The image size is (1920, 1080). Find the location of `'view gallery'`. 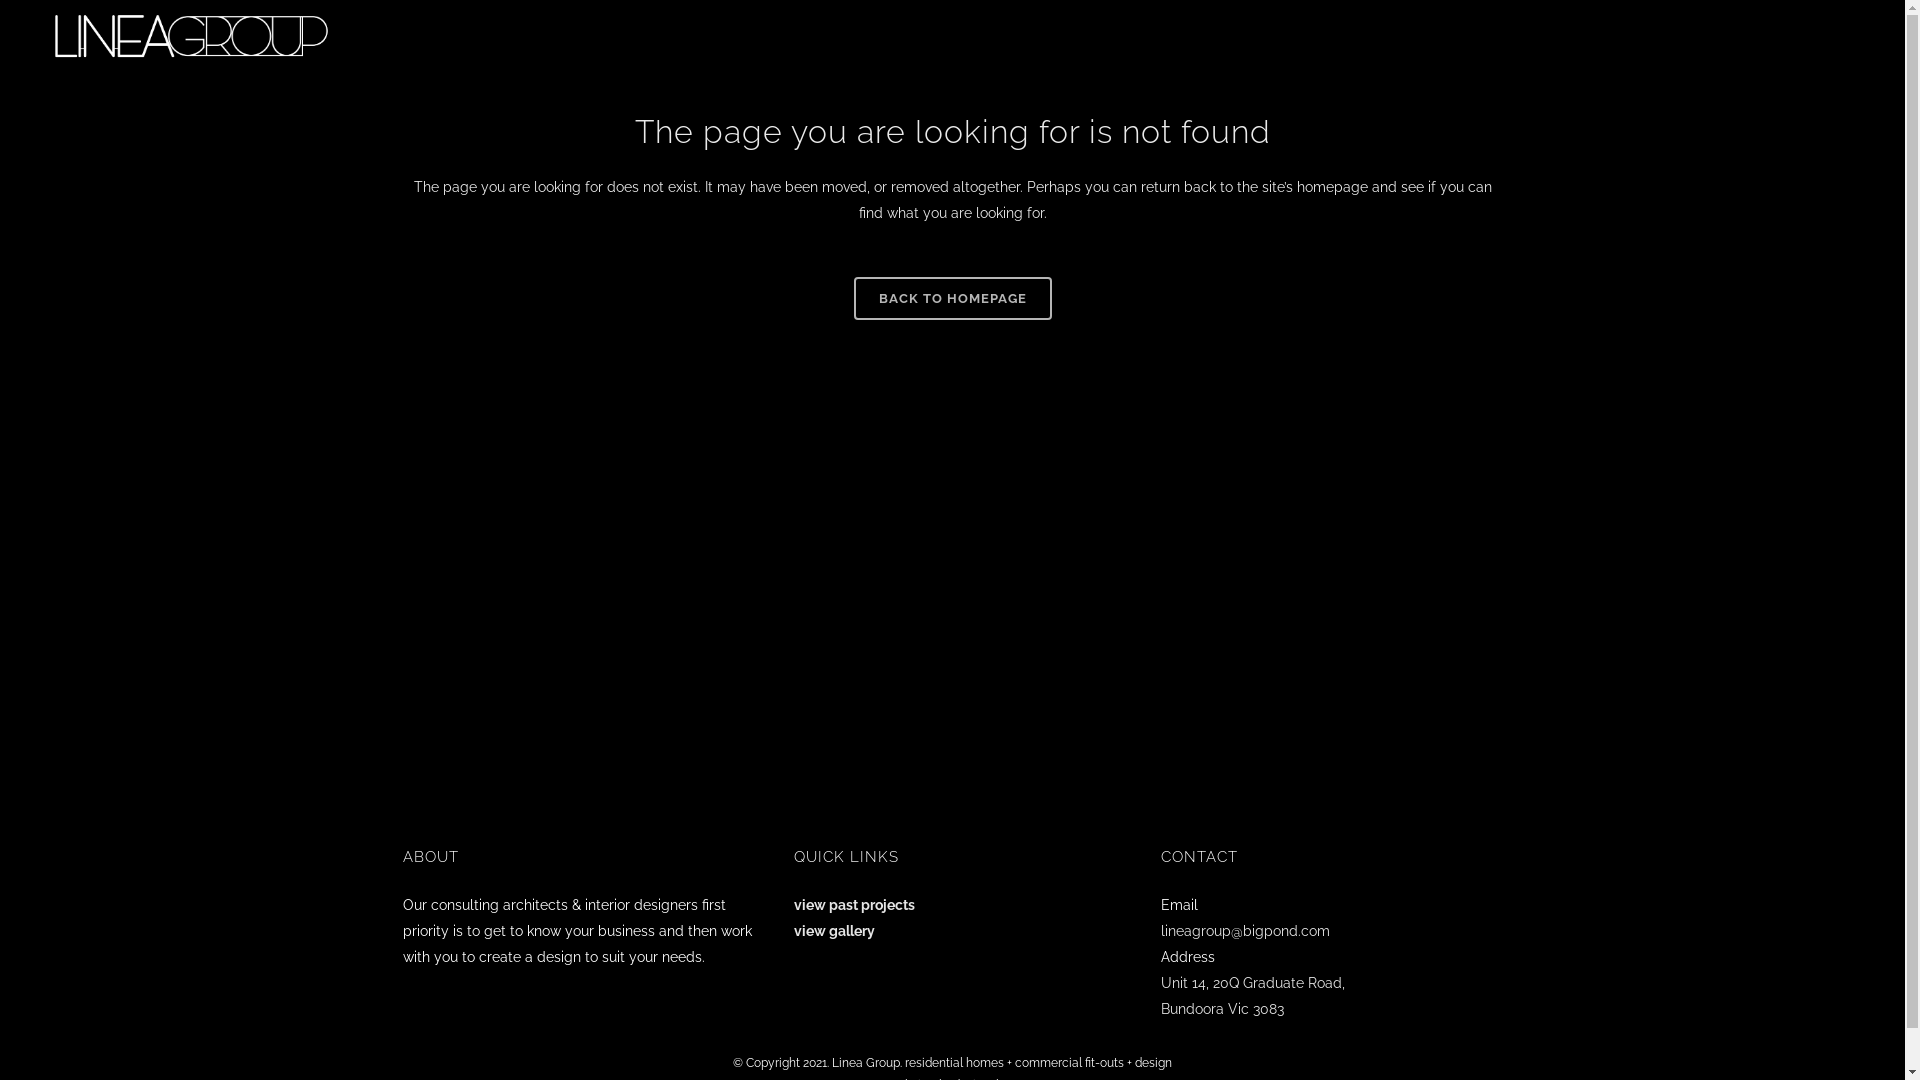

'view gallery' is located at coordinates (834, 930).